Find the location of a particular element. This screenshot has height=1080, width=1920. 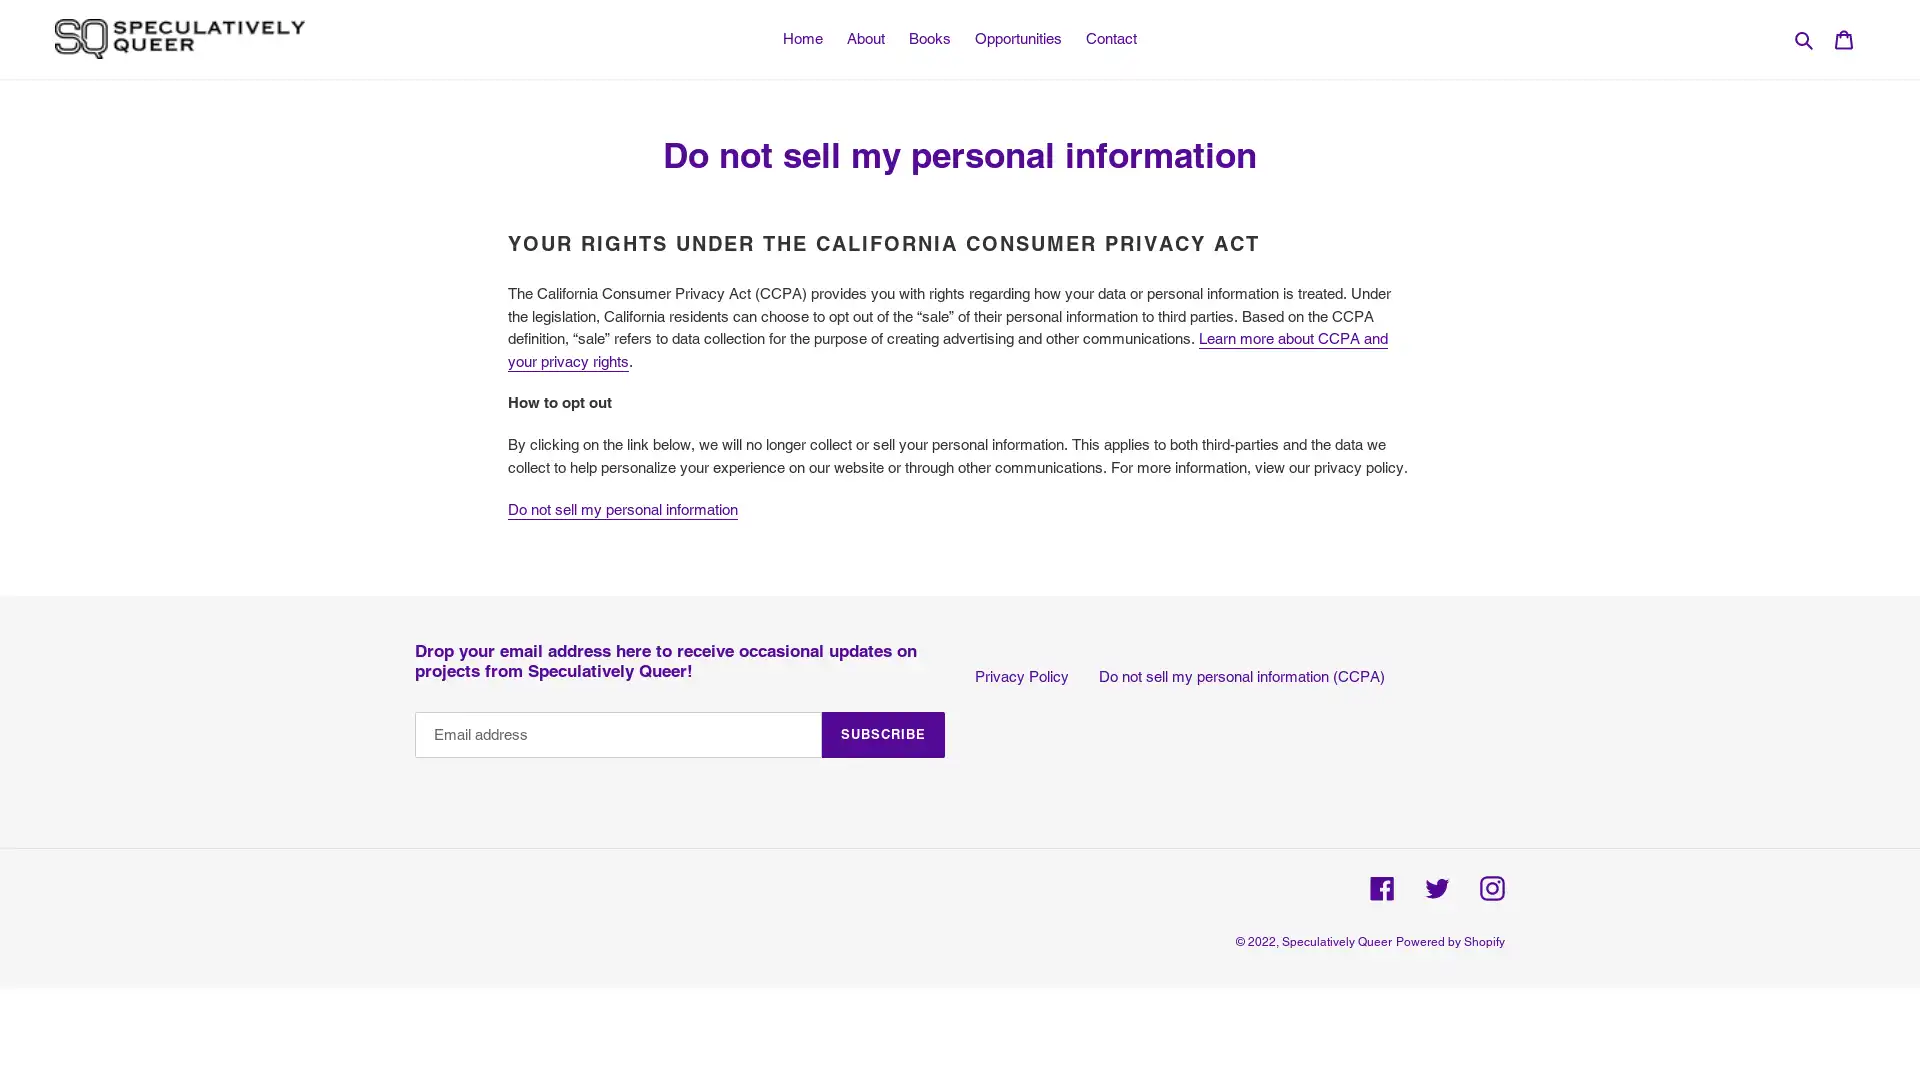

SUBSCRIBE is located at coordinates (882, 733).